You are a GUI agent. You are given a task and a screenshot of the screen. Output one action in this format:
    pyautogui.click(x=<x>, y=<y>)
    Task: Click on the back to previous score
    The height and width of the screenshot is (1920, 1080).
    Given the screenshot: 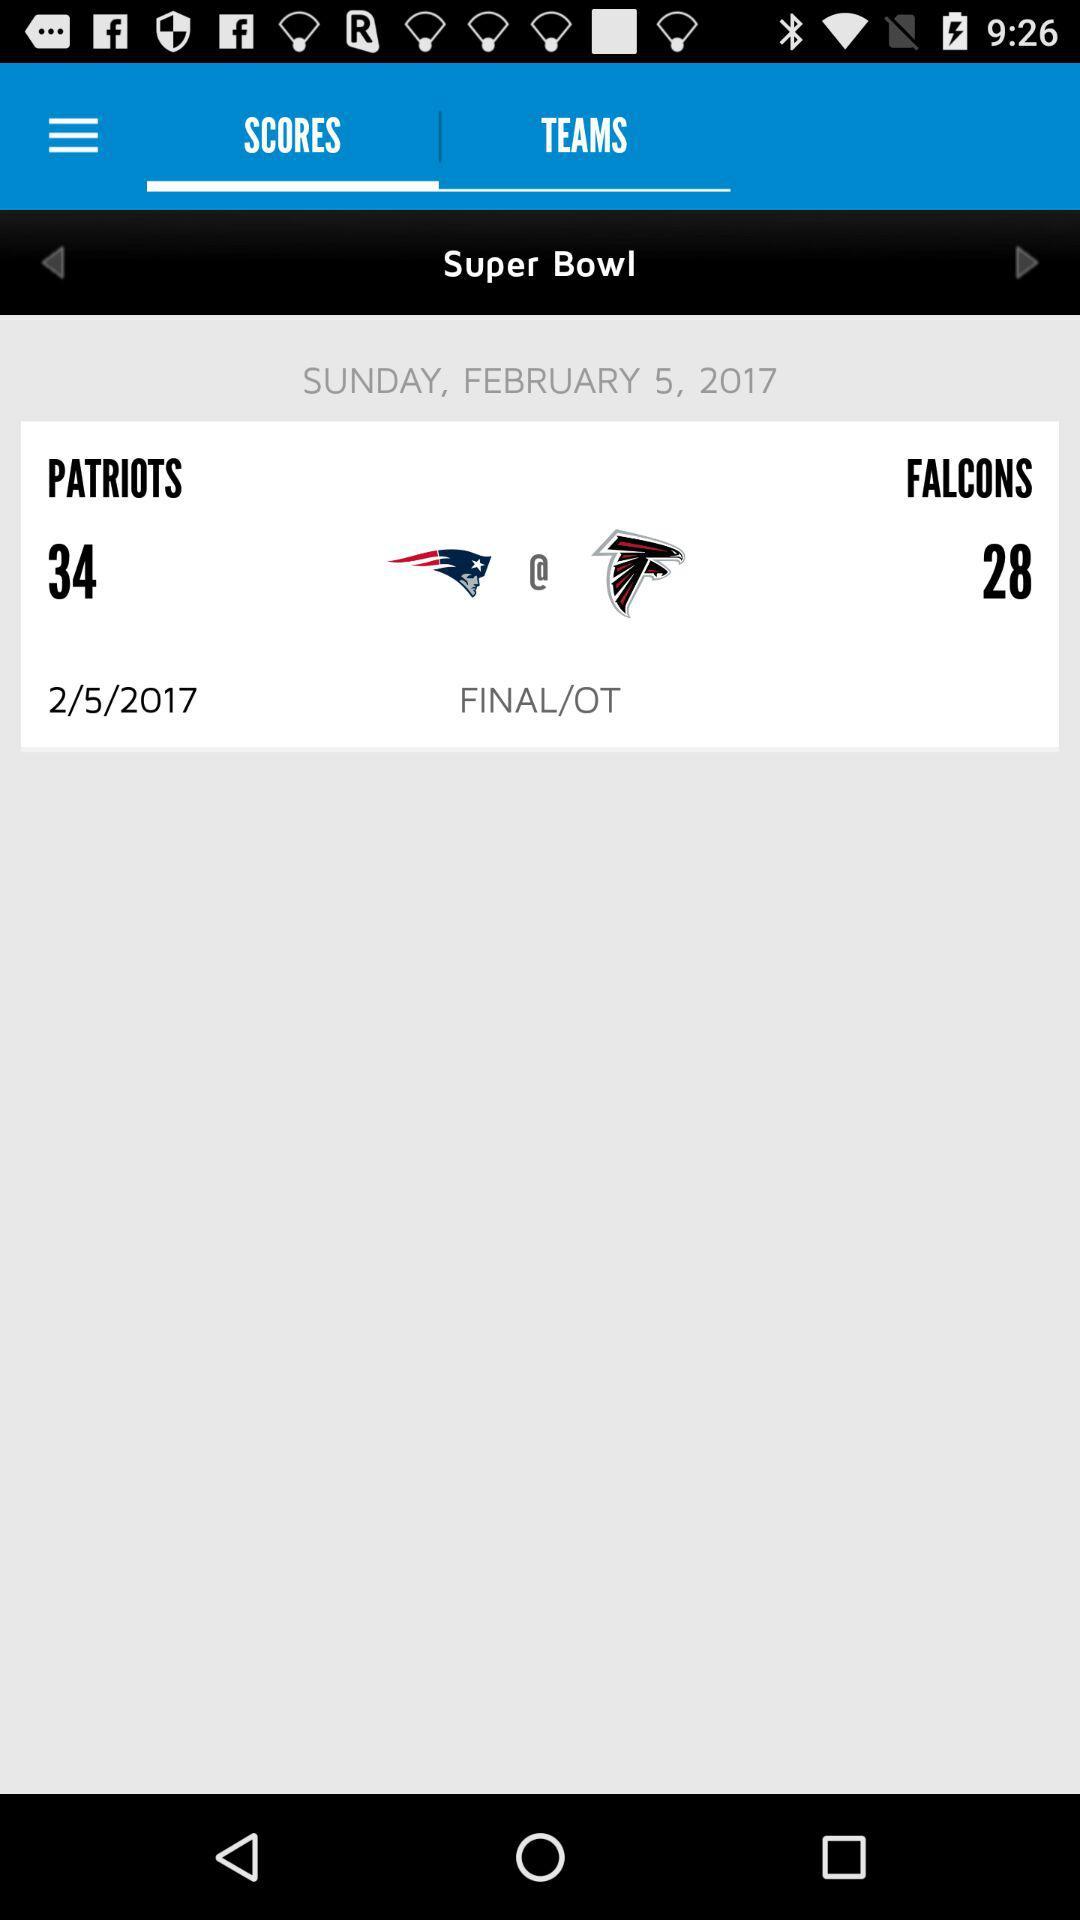 What is the action you would take?
    pyautogui.click(x=51, y=261)
    